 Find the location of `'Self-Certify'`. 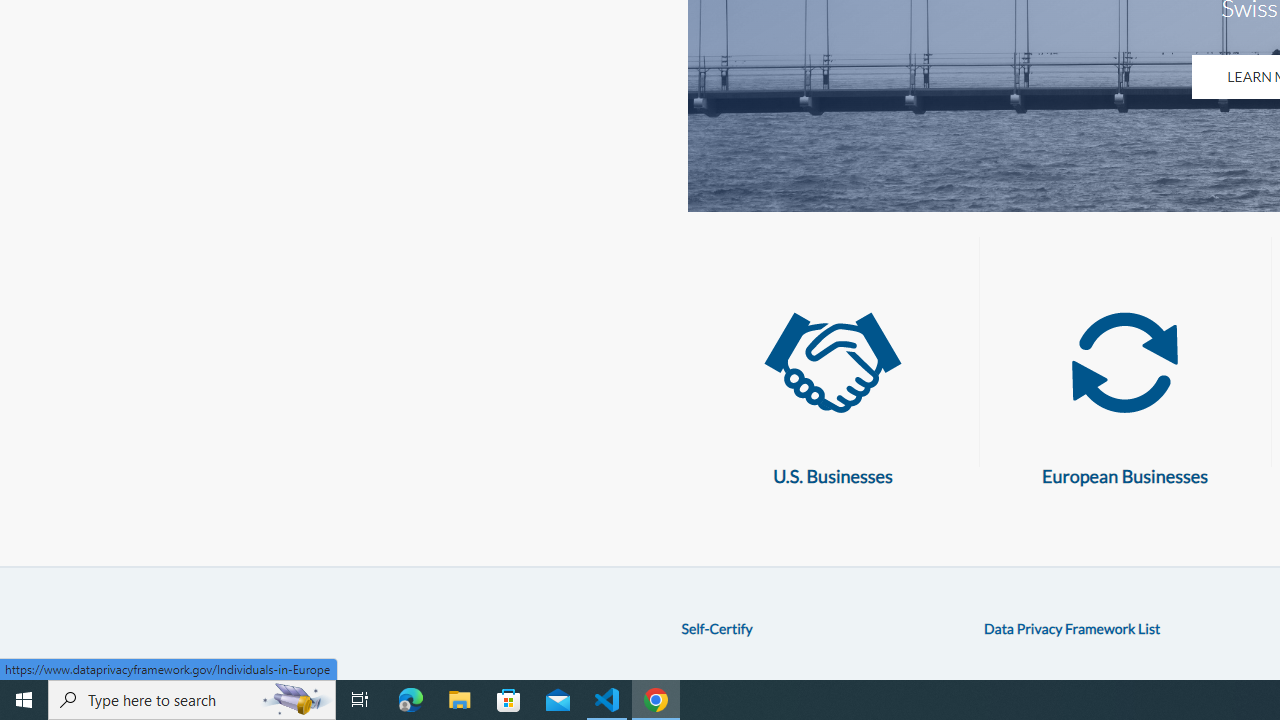

'Self-Certify' is located at coordinates (716, 627).